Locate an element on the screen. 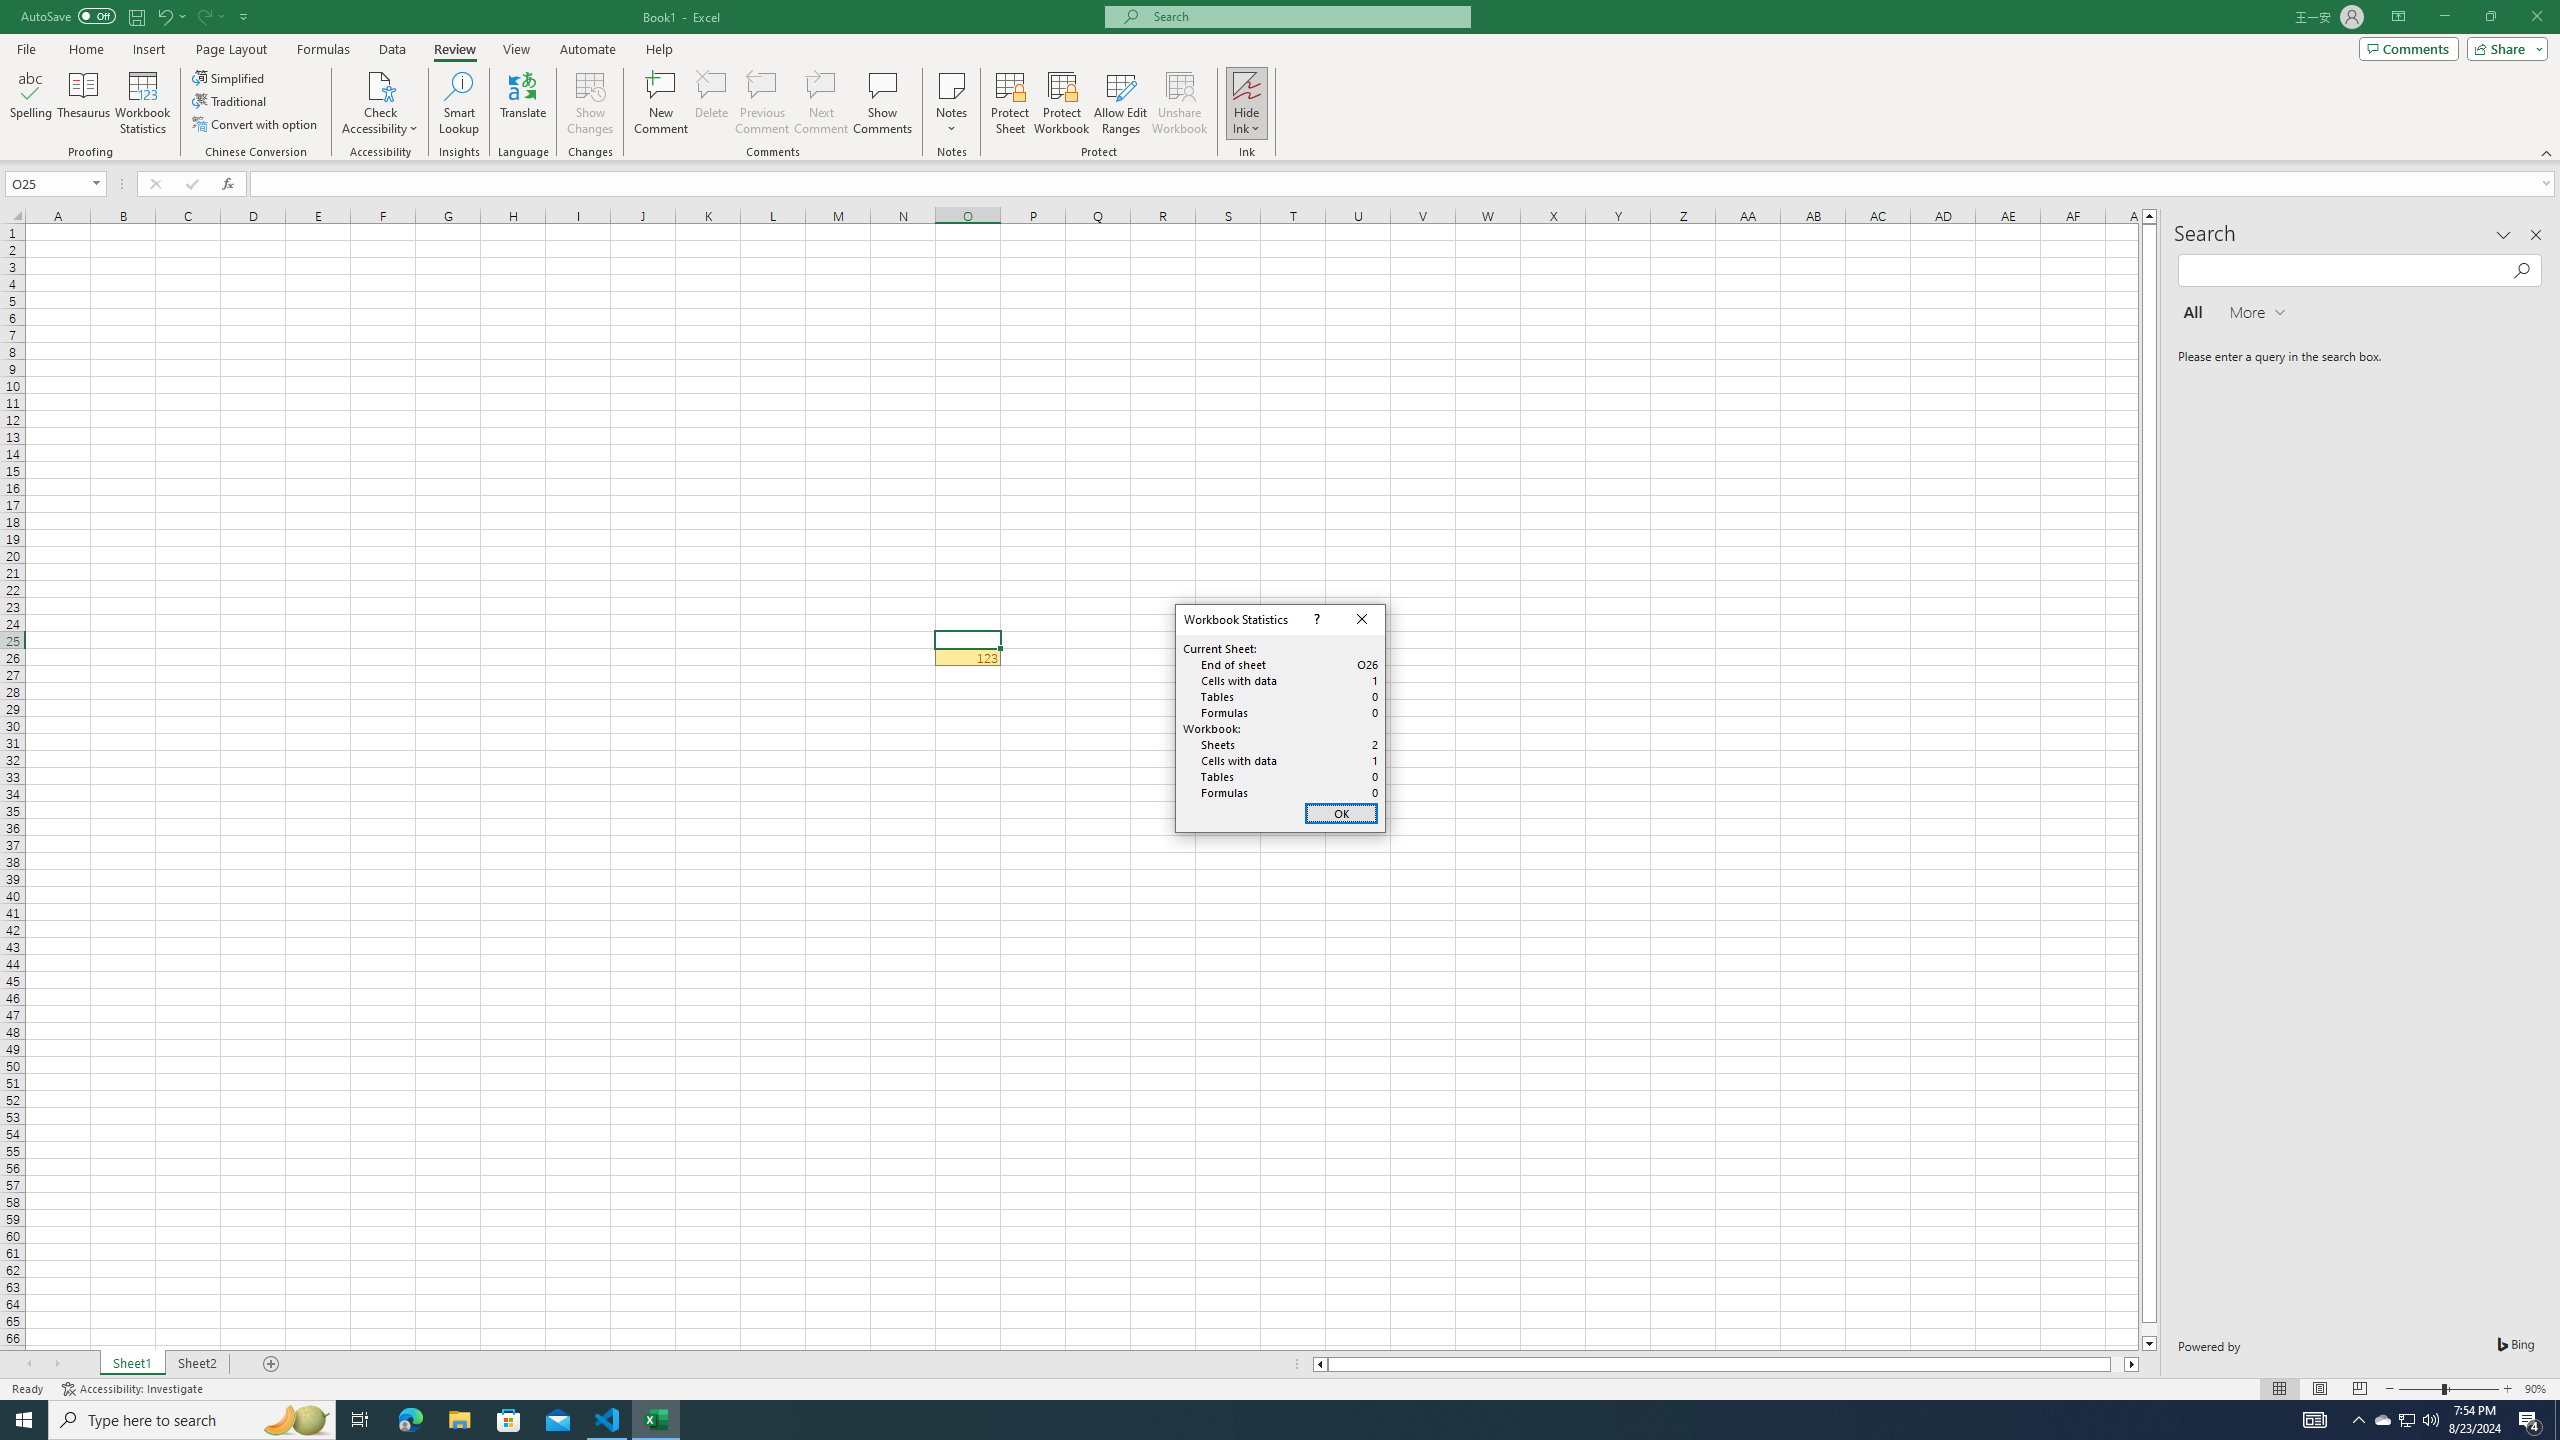 Image resolution: width=2560 pixels, height=1440 pixels. 'User Promoted Notification Area' is located at coordinates (2405, 1418).